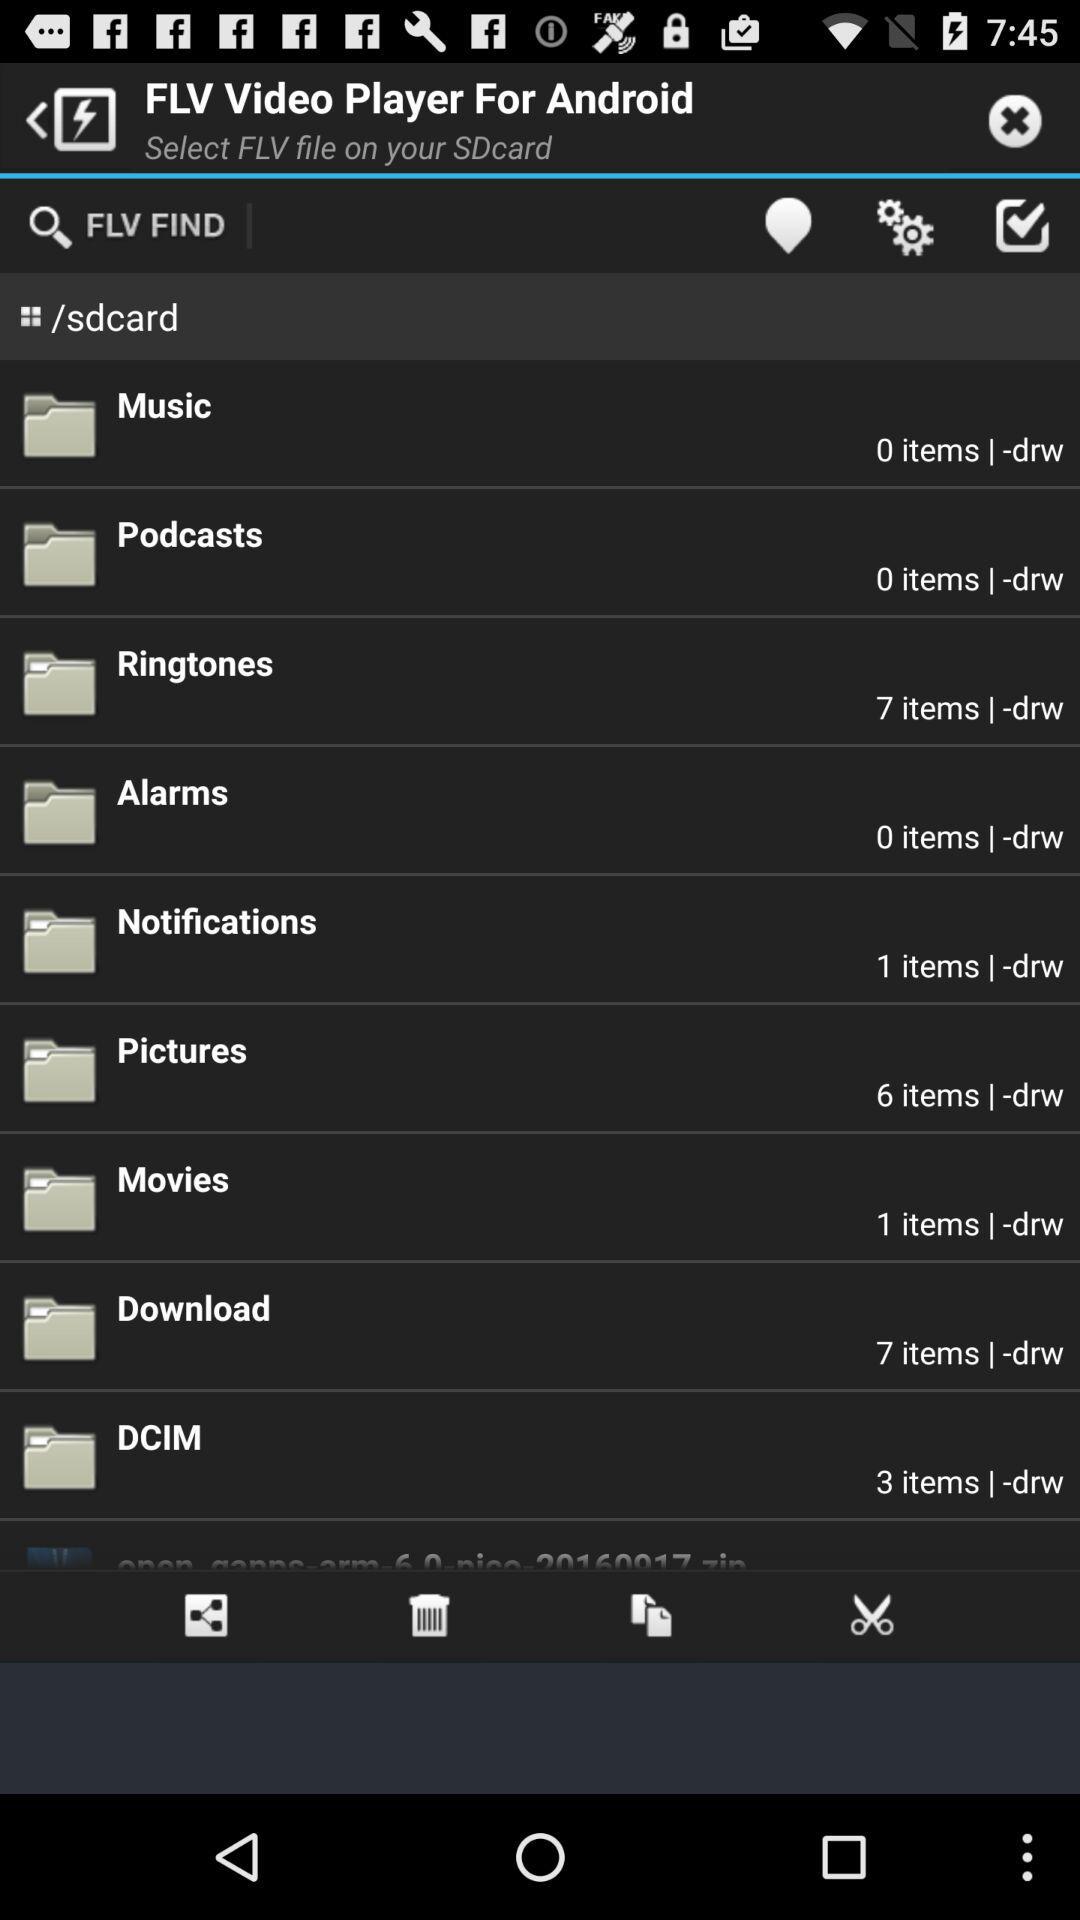 The height and width of the screenshot is (1920, 1080). What do you see at coordinates (64, 116) in the screenshot?
I see `icon next to flv video player app` at bounding box center [64, 116].